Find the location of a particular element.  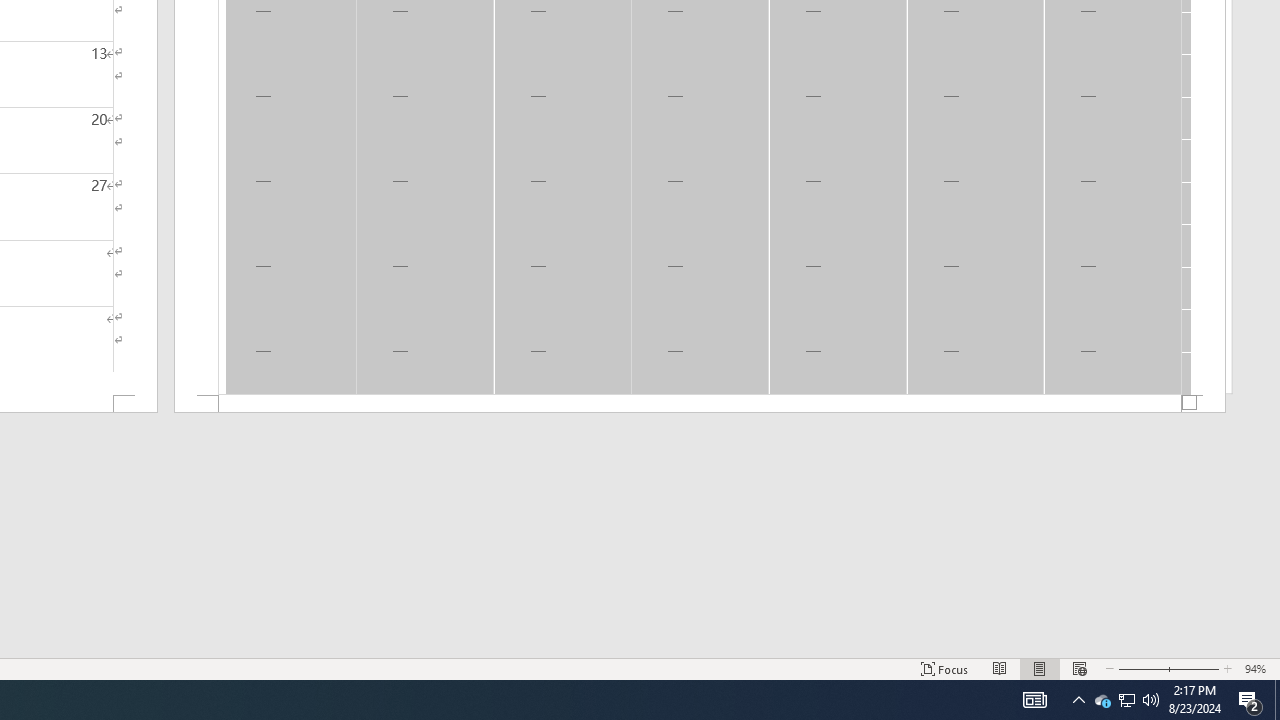

'Focus ' is located at coordinates (943, 669).